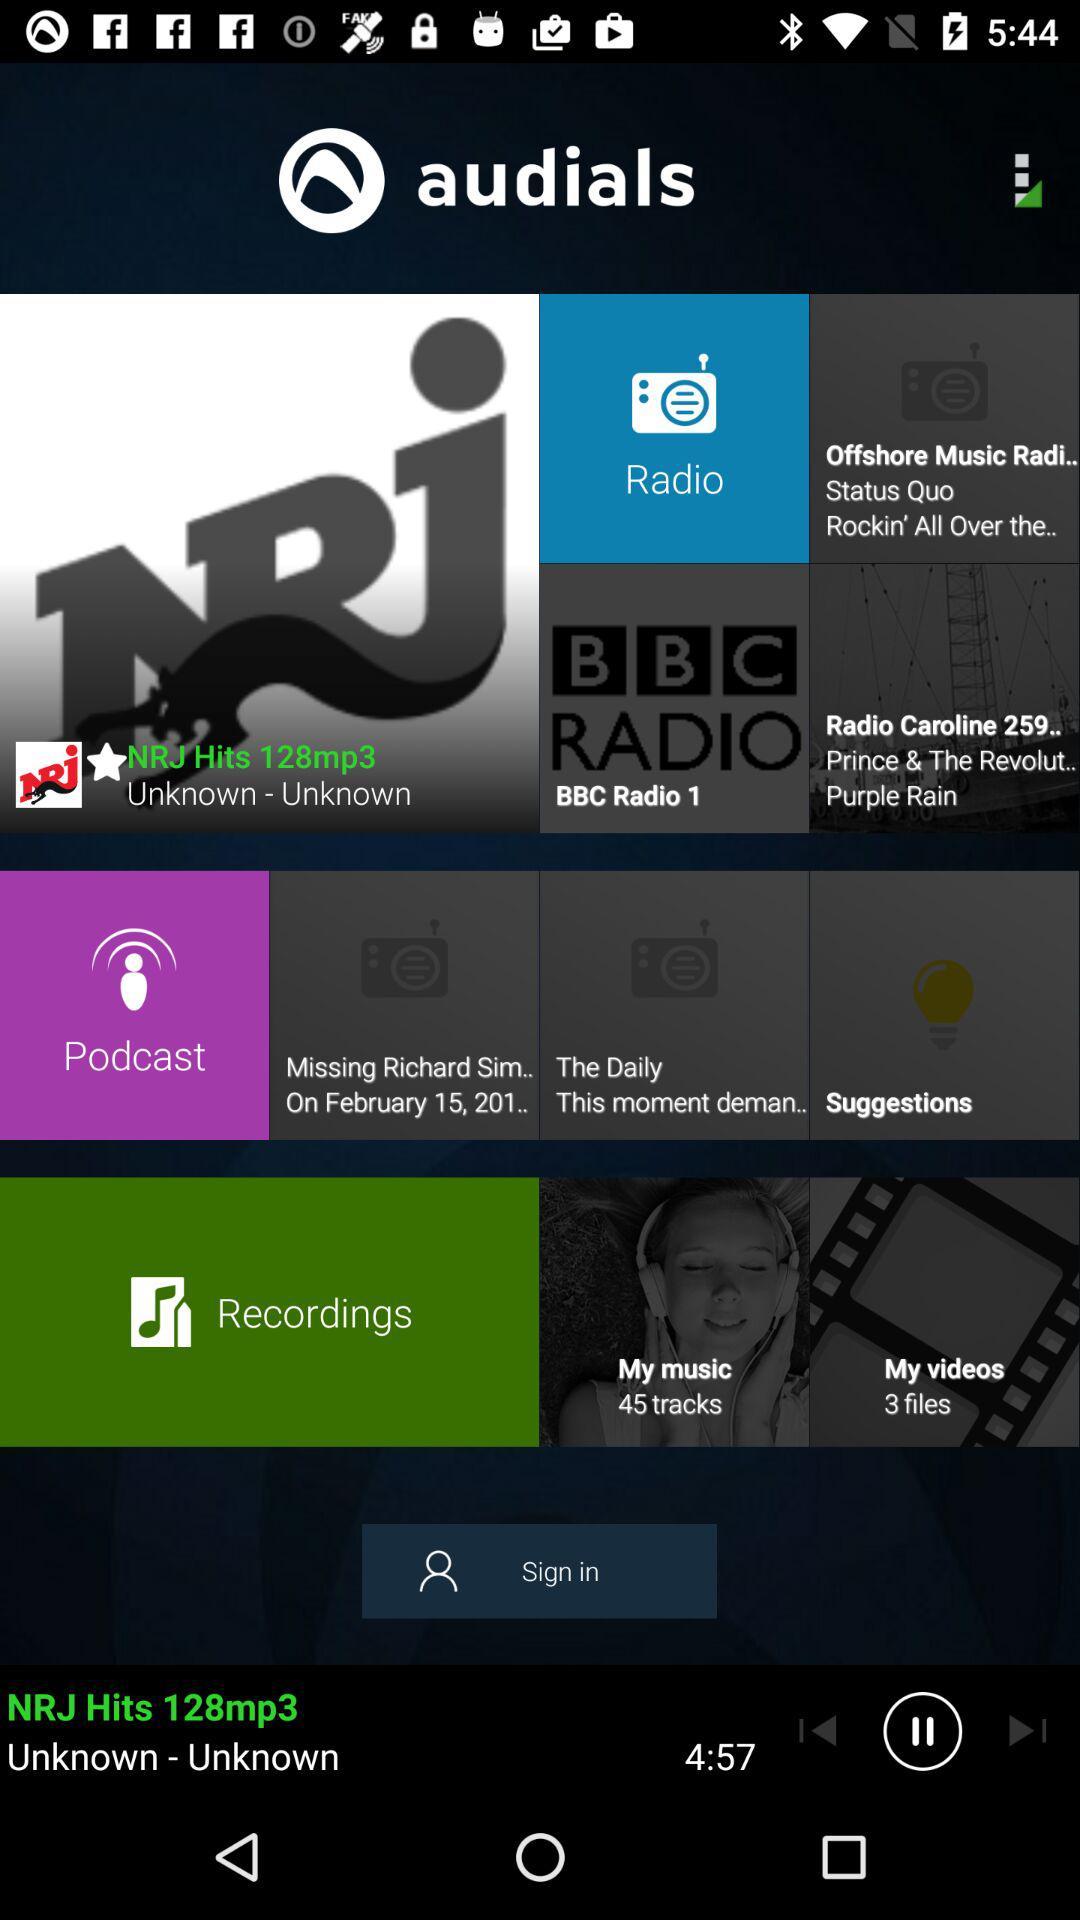  What do you see at coordinates (1027, 1730) in the screenshot?
I see `the skip_next icon` at bounding box center [1027, 1730].